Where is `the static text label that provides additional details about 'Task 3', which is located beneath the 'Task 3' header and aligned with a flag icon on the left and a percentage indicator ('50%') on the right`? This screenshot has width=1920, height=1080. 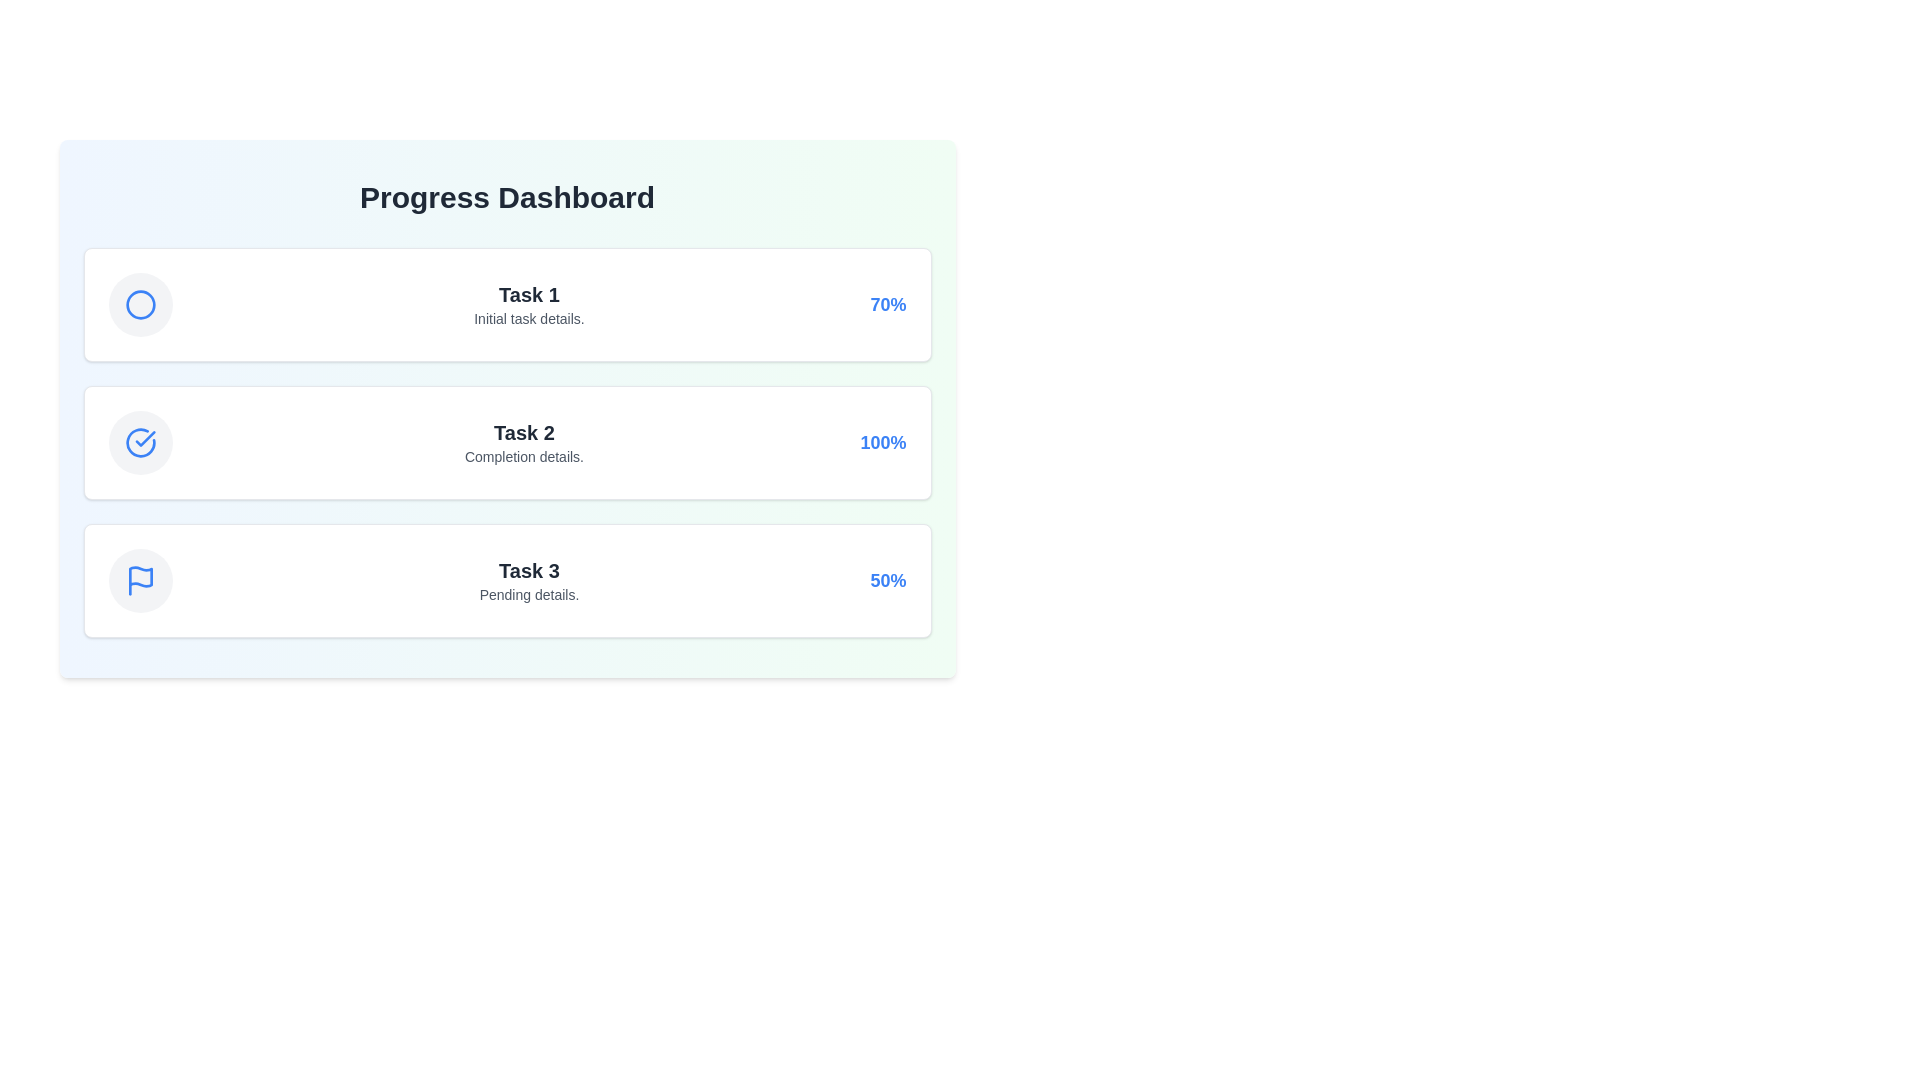 the static text label that provides additional details about 'Task 3', which is located beneath the 'Task 3' header and aligned with a flag icon on the left and a percentage indicator ('50%') on the right is located at coordinates (529, 593).